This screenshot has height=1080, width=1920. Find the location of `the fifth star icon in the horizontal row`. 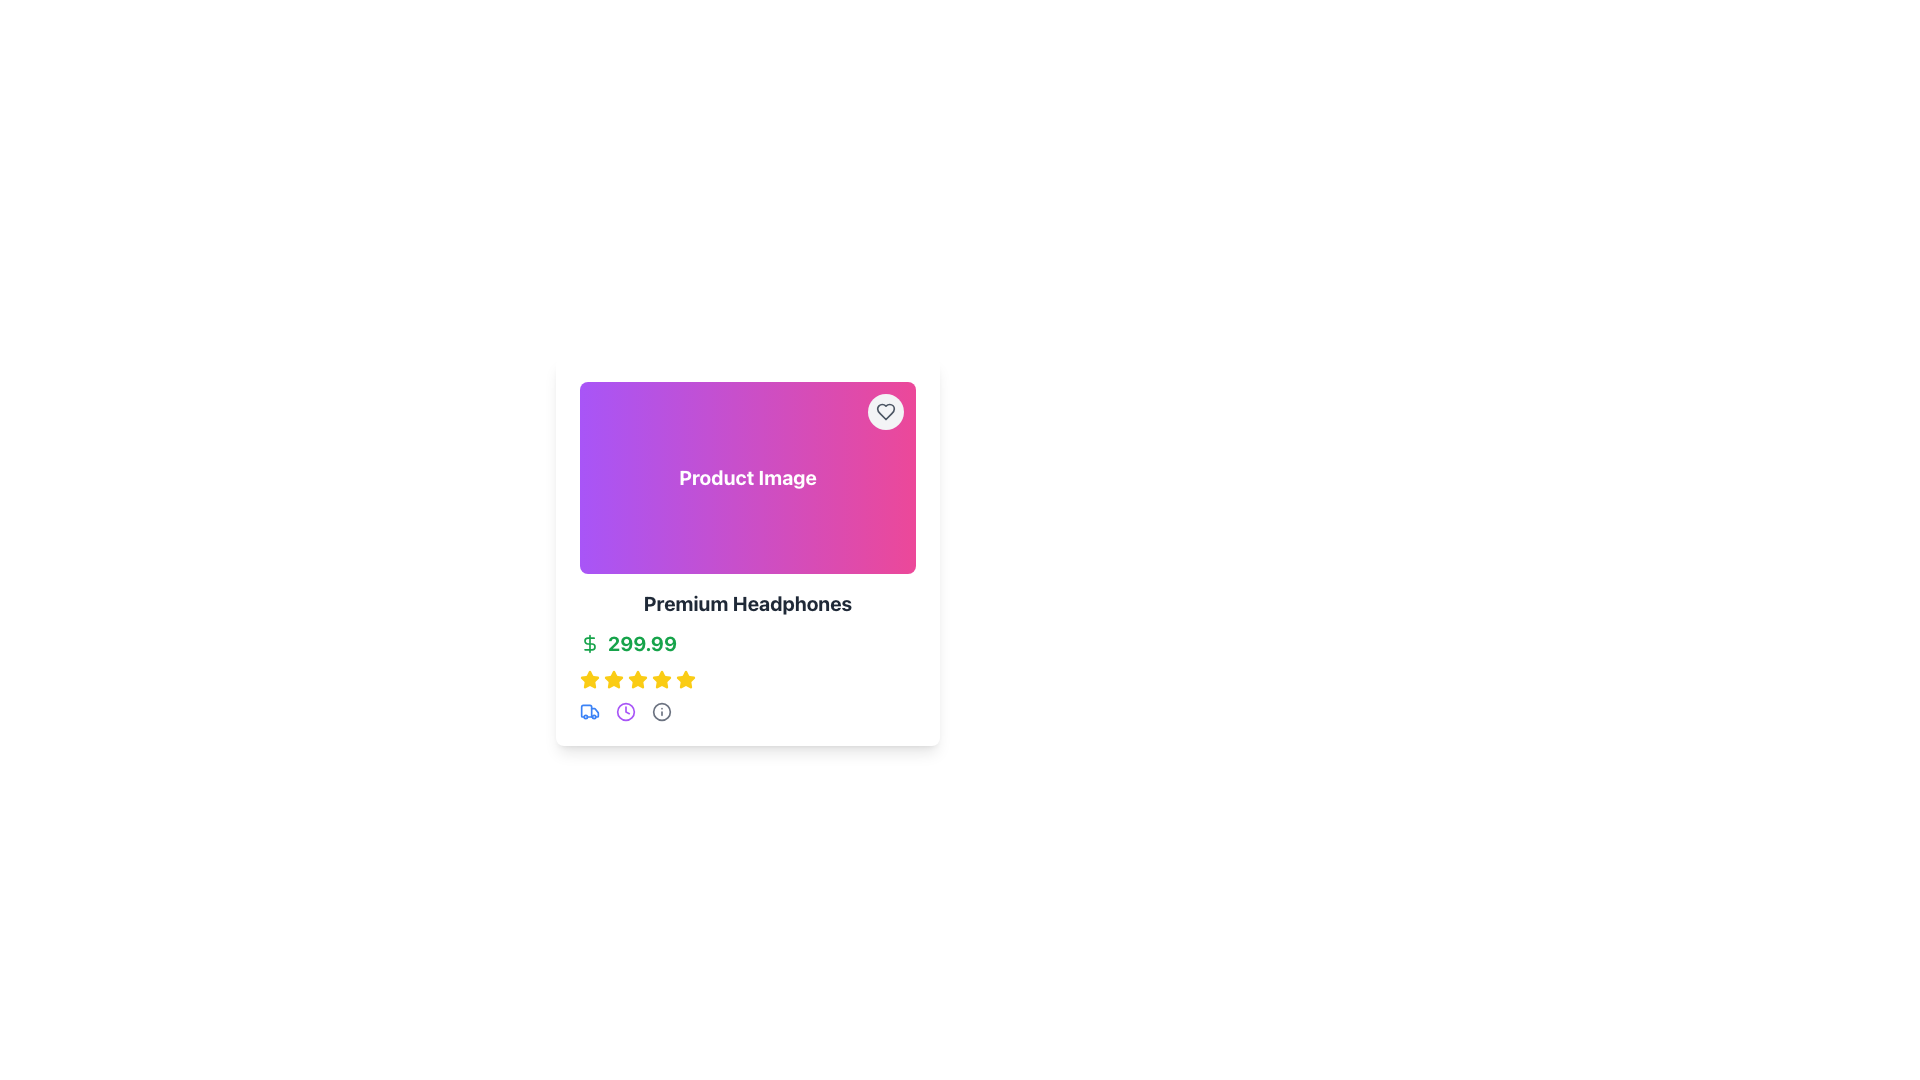

the fifth star icon in the horizontal row is located at coordinates (685, 677).